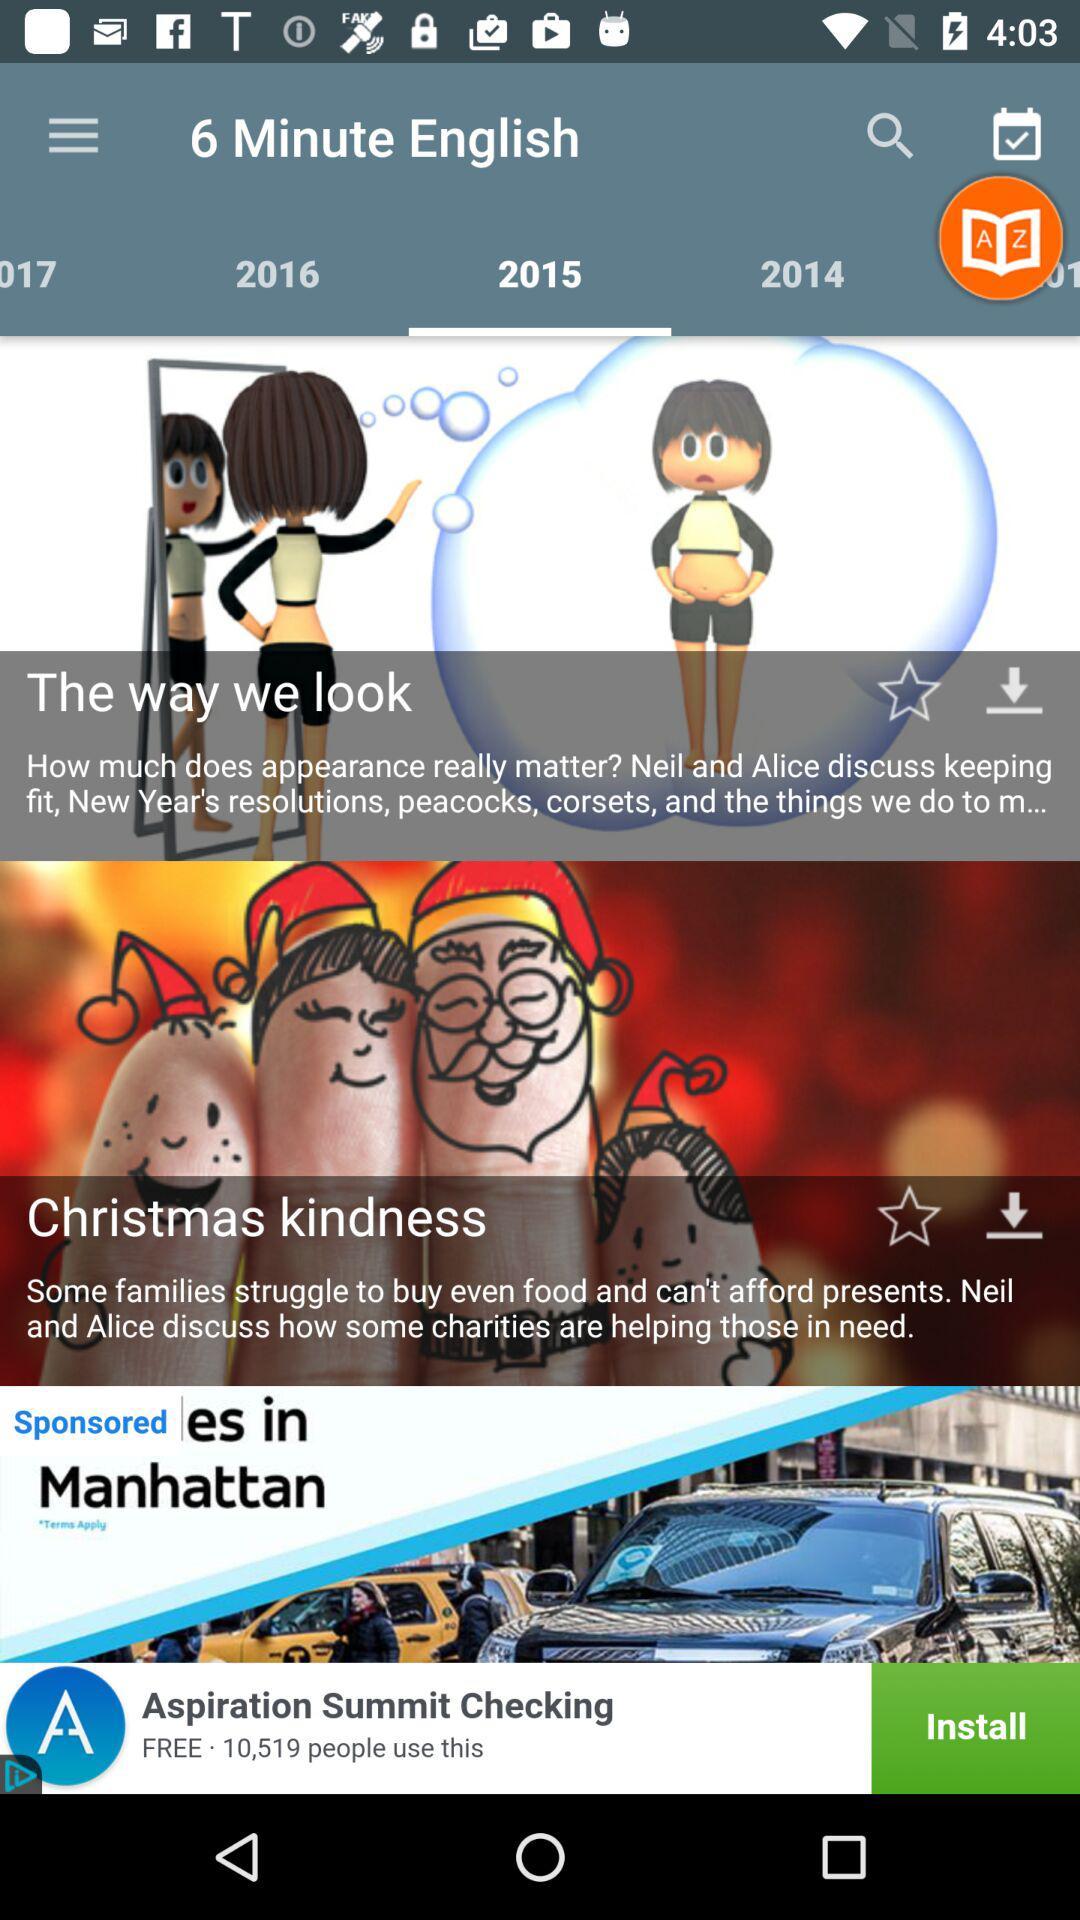 This screenshot has width=1080, height=1920. Describe the element at coordinates (540, 1727) in the screenshot. I see `open advertisement` at that location.